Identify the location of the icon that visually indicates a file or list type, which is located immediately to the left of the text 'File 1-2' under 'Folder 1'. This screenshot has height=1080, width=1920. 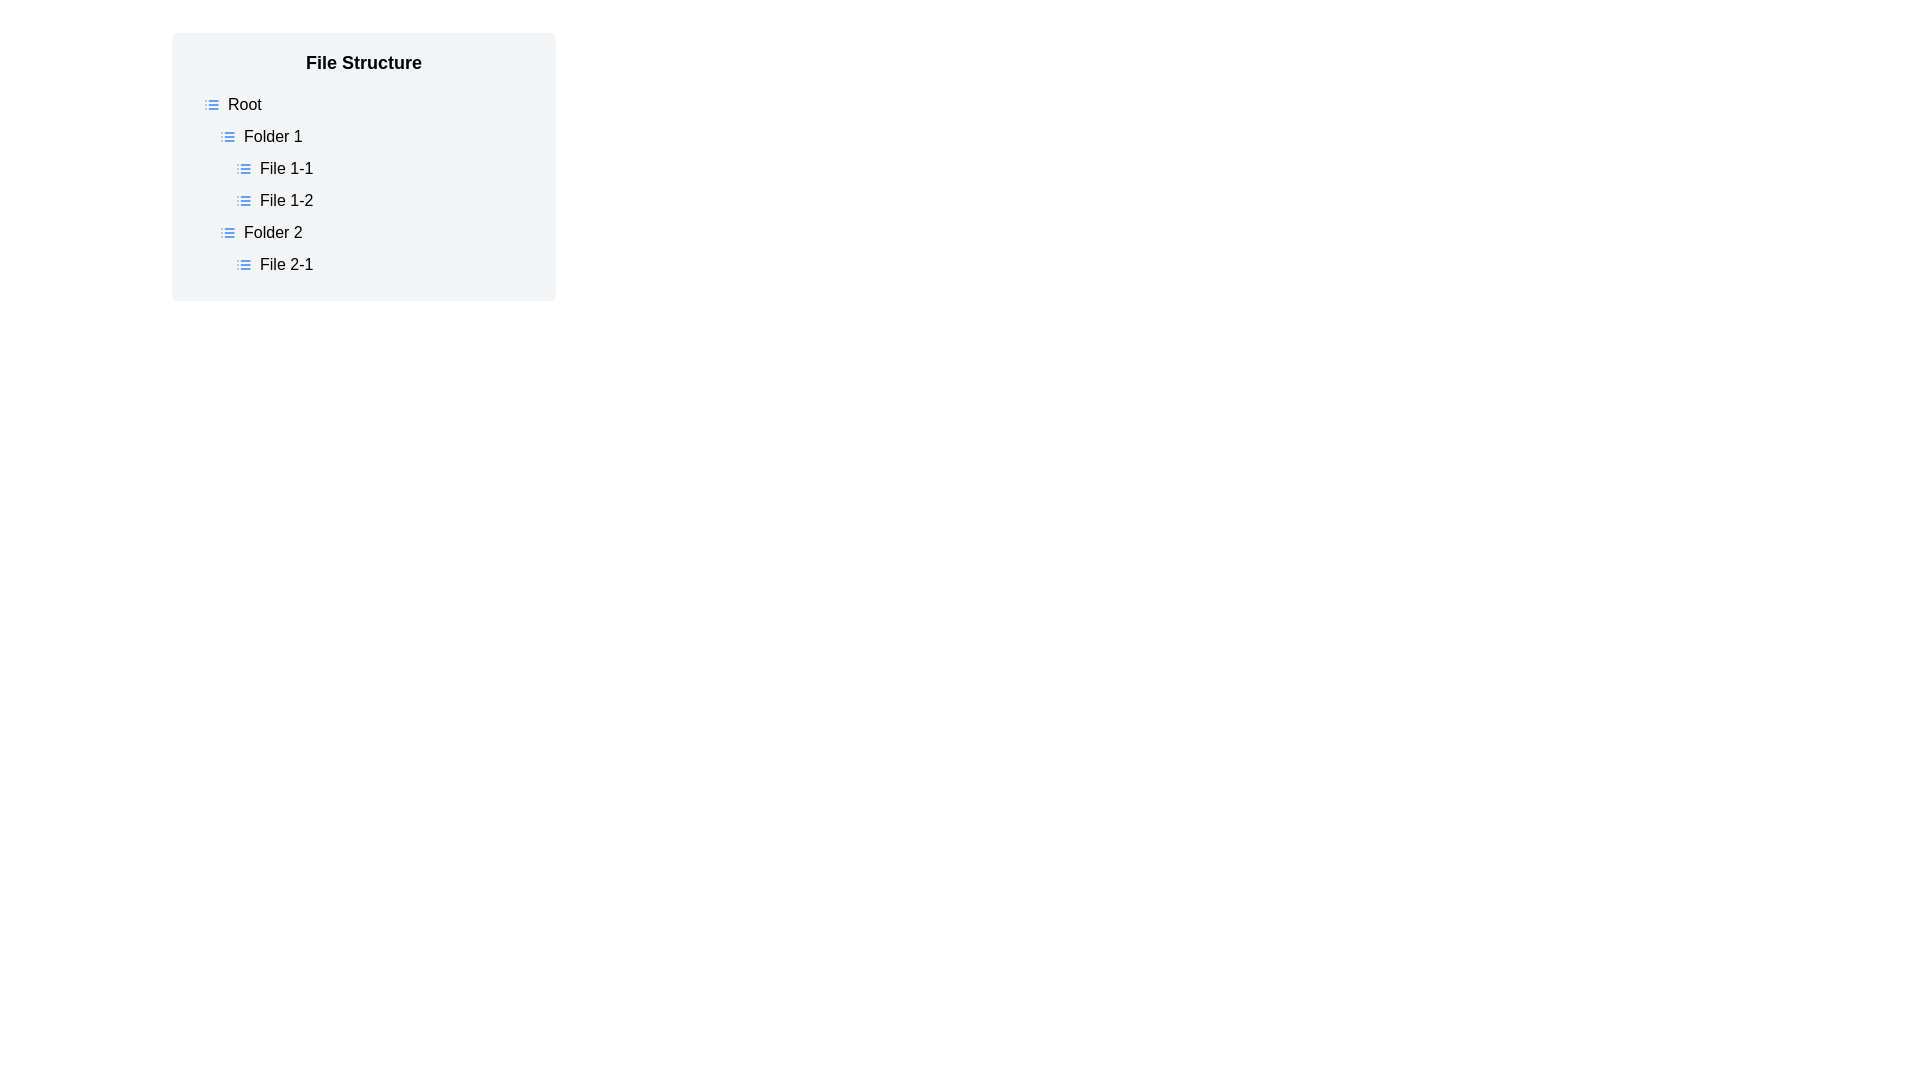
(243, 200).